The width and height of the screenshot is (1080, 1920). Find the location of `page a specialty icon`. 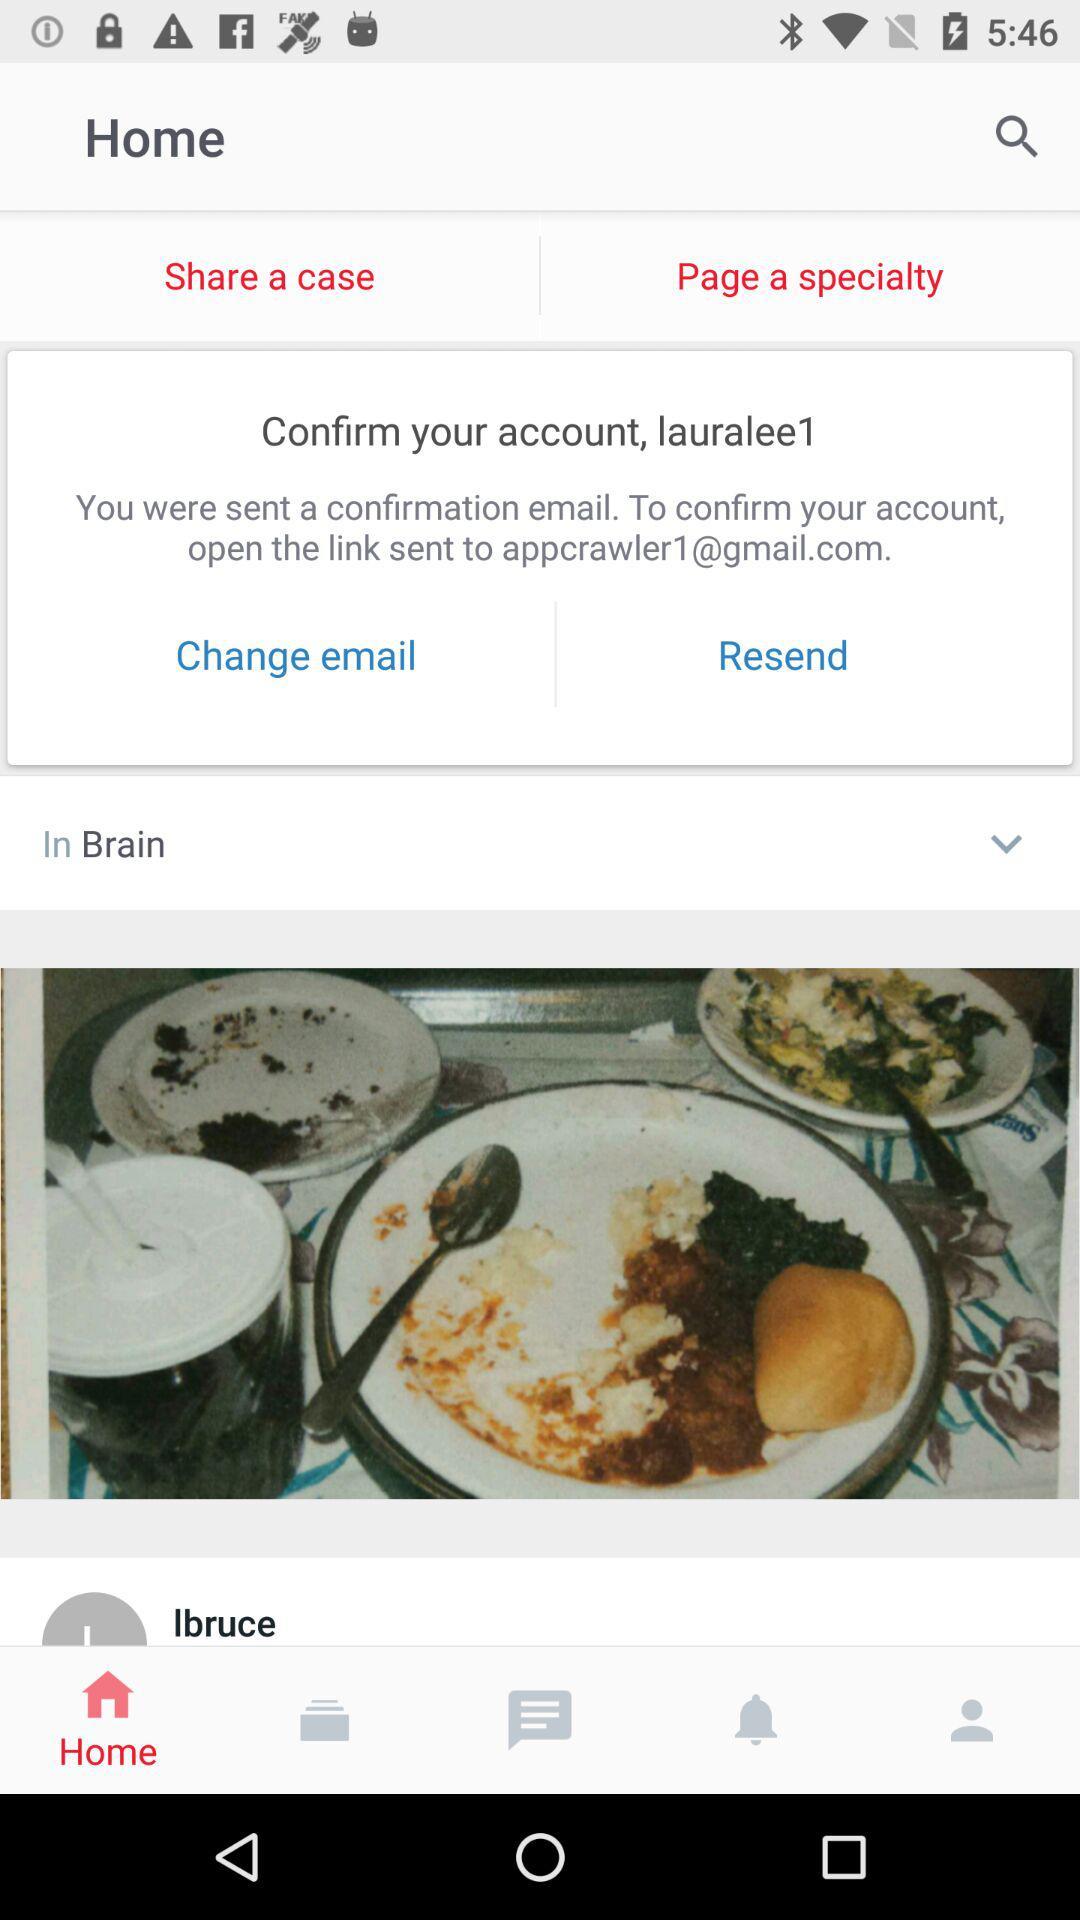

page a specialty icon is located at coordinates (810, 274).